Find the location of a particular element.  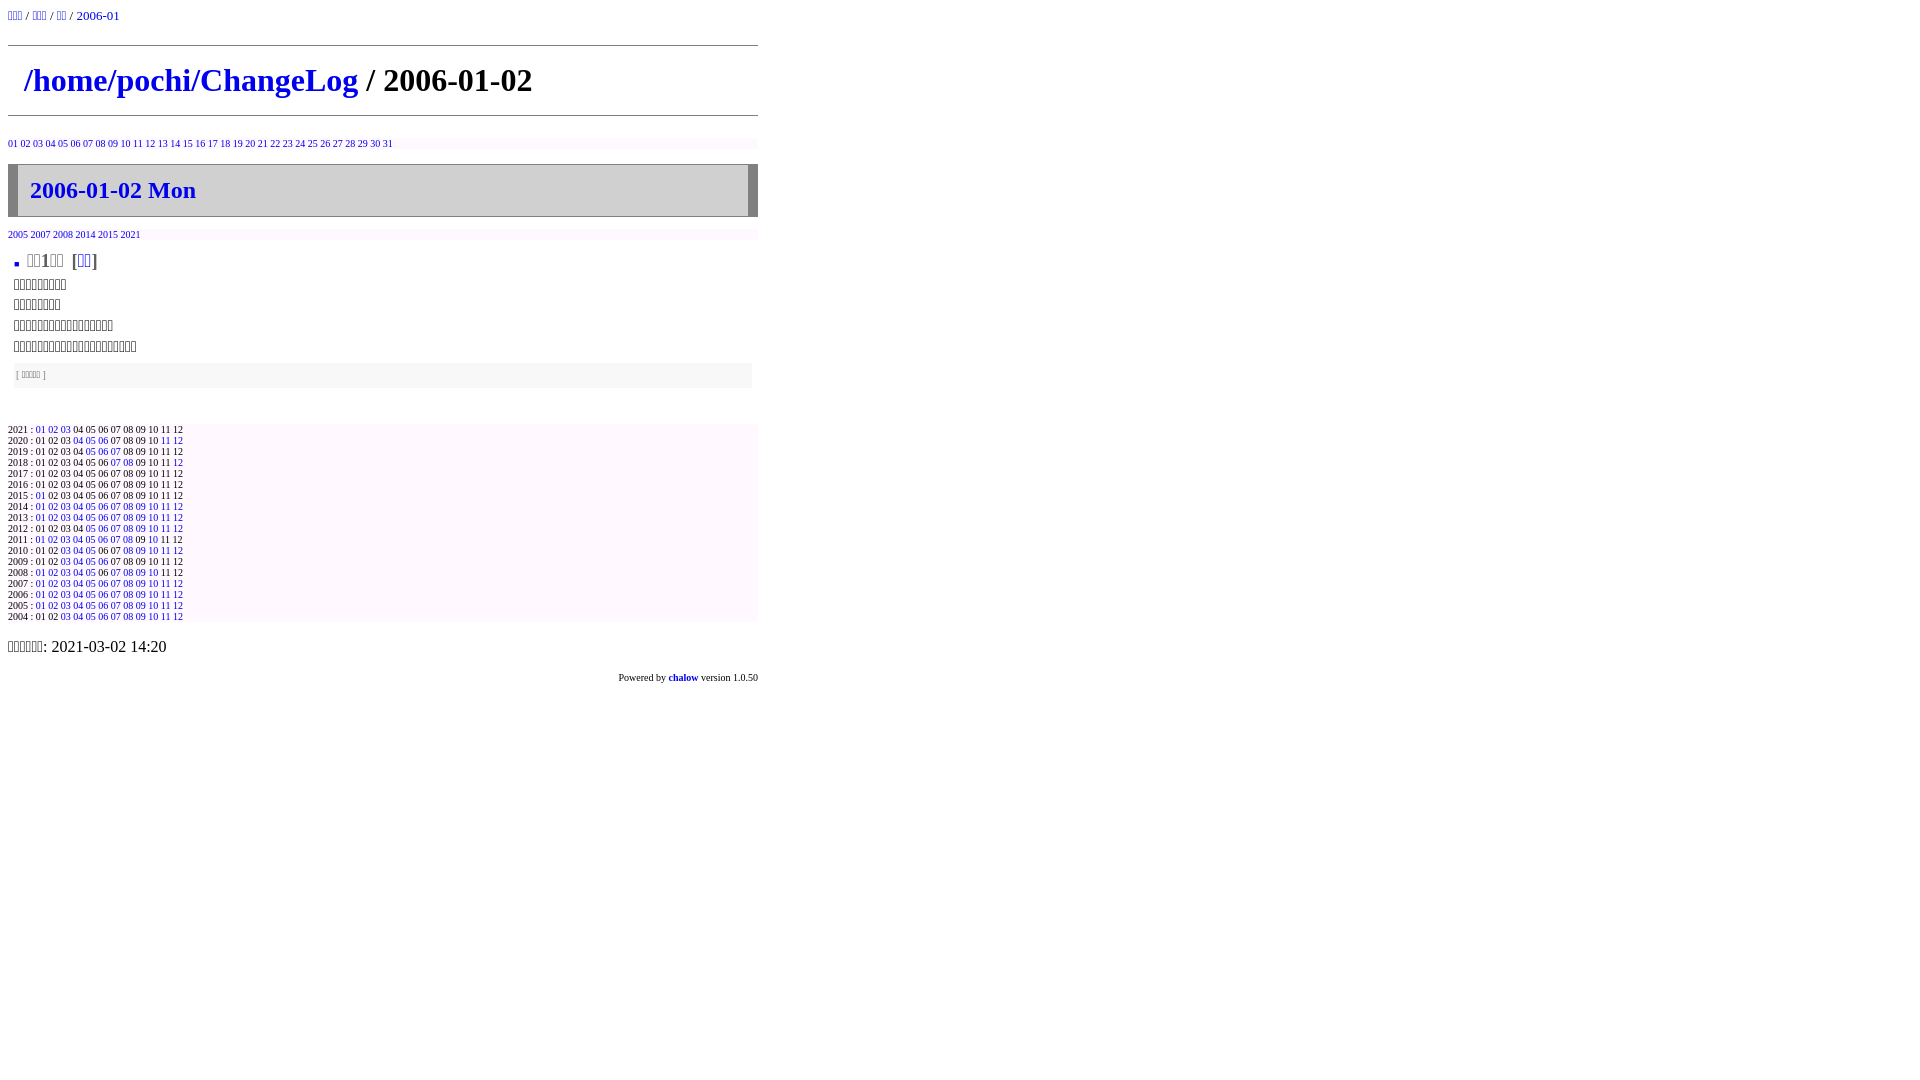

'06' is located at coordinates (101, 615).